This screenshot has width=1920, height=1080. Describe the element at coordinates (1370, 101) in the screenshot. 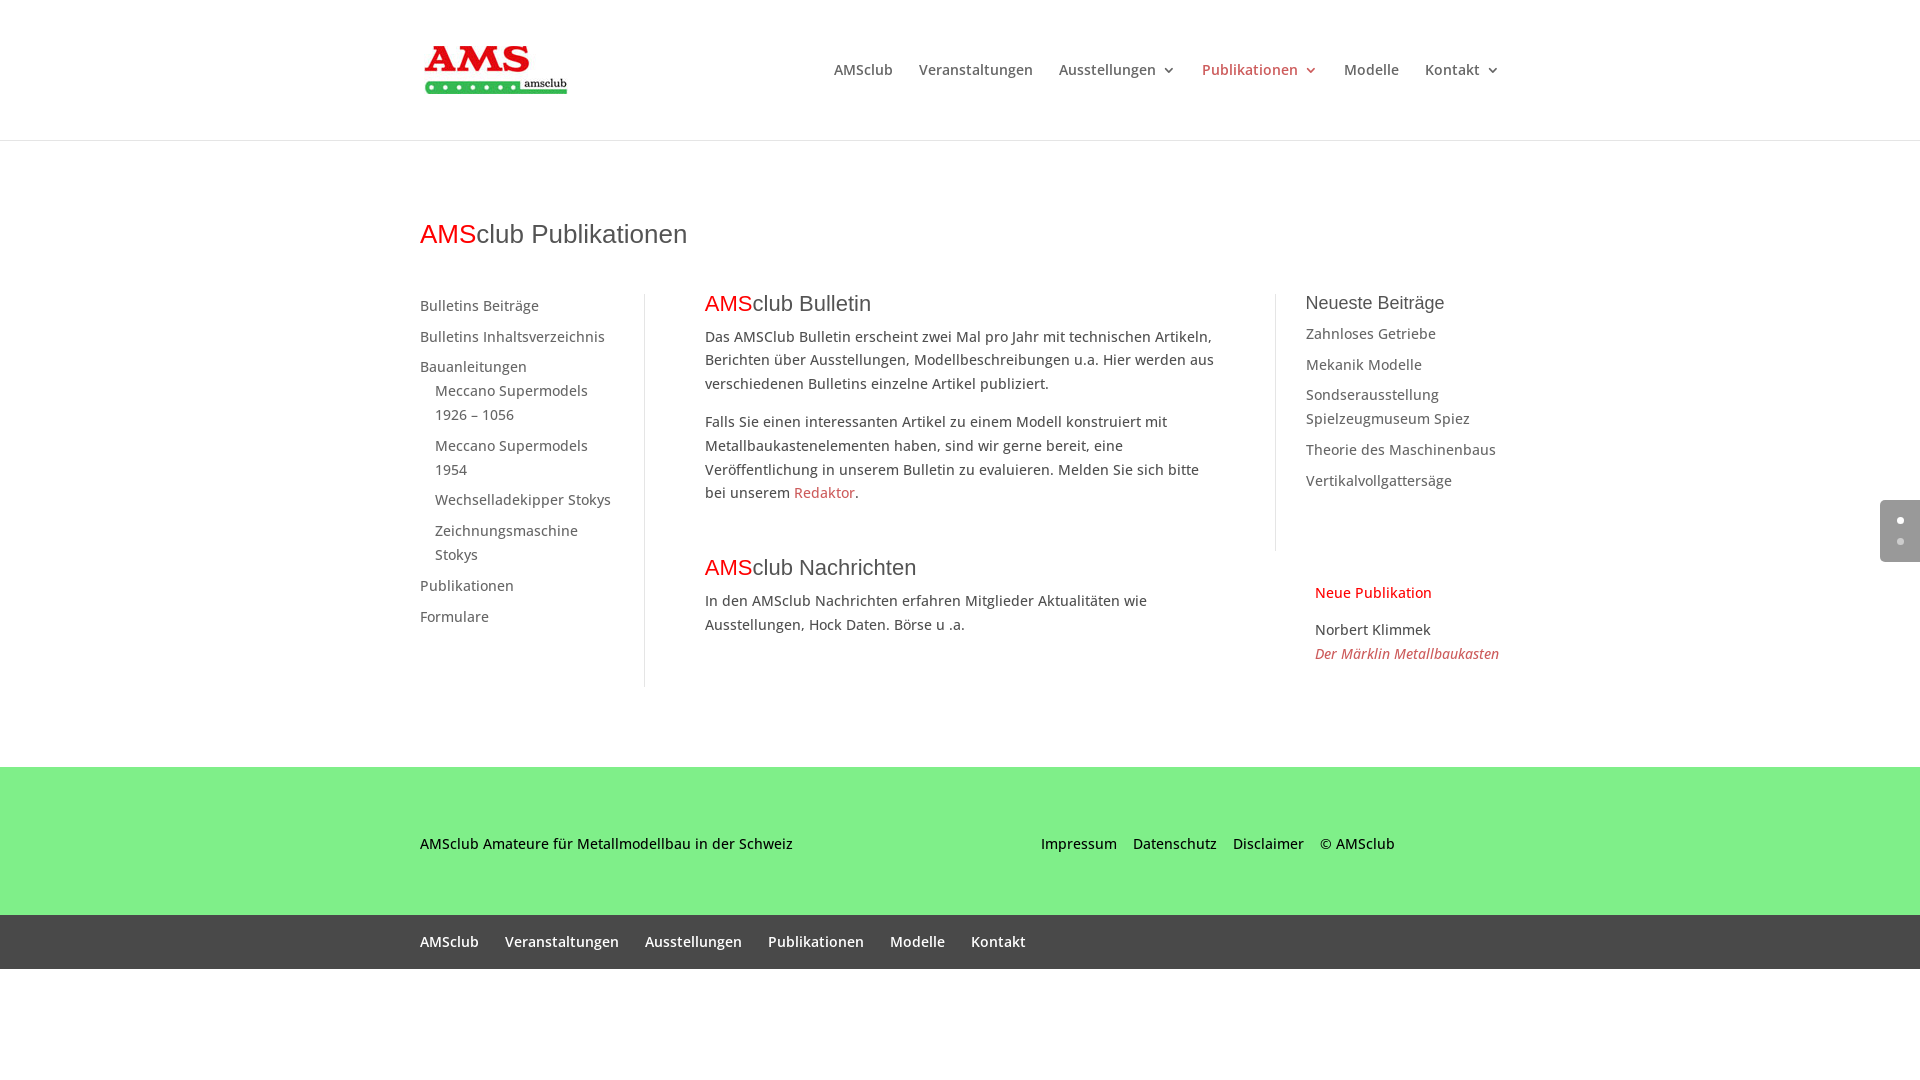

I see `'Modelle'` at that location.